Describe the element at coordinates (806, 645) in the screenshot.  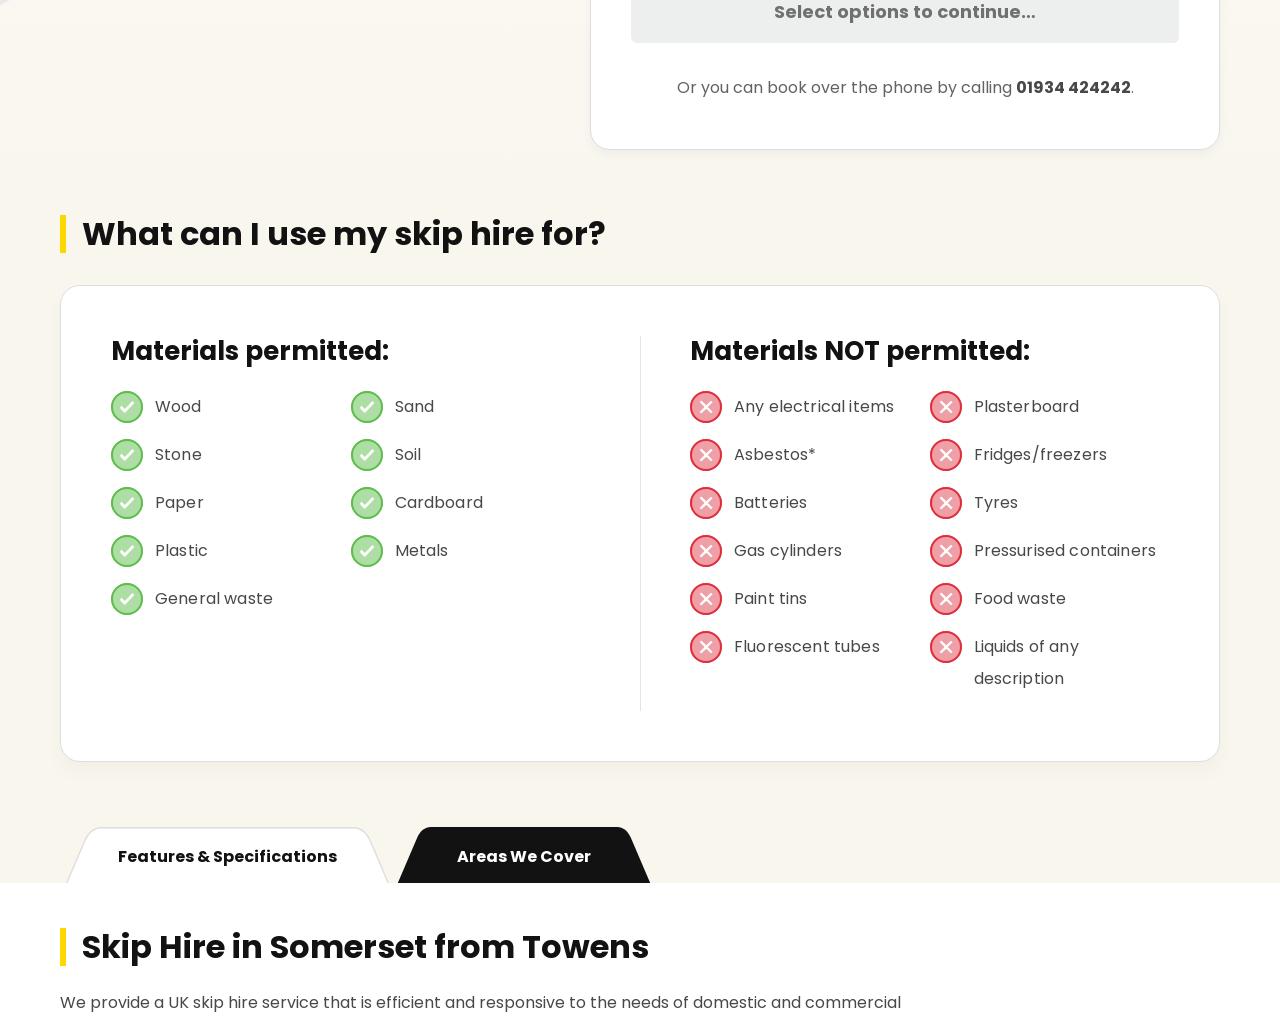
I see `'Fluorescent tubes'` at that location.